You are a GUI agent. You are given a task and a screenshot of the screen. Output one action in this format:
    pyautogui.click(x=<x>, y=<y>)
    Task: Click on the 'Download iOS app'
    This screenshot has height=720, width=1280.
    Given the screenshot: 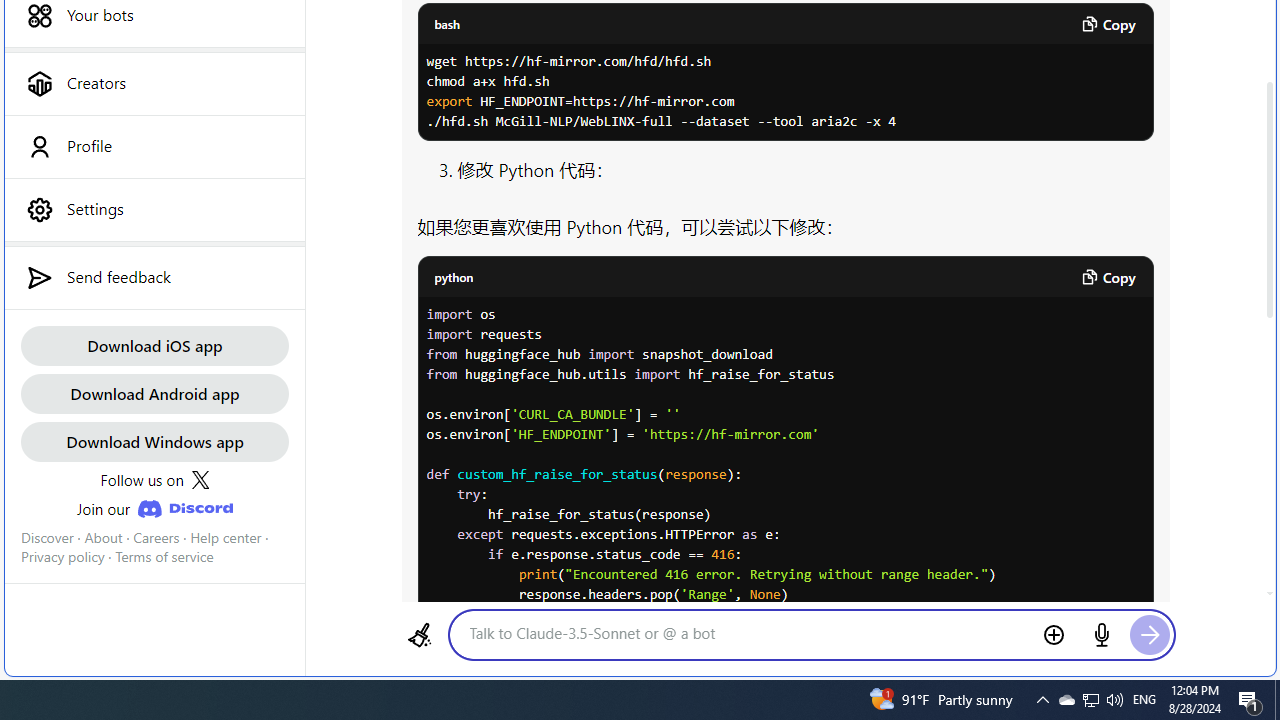 What is the action you would take?
    pyautogui.click(x=153, y=344)
    